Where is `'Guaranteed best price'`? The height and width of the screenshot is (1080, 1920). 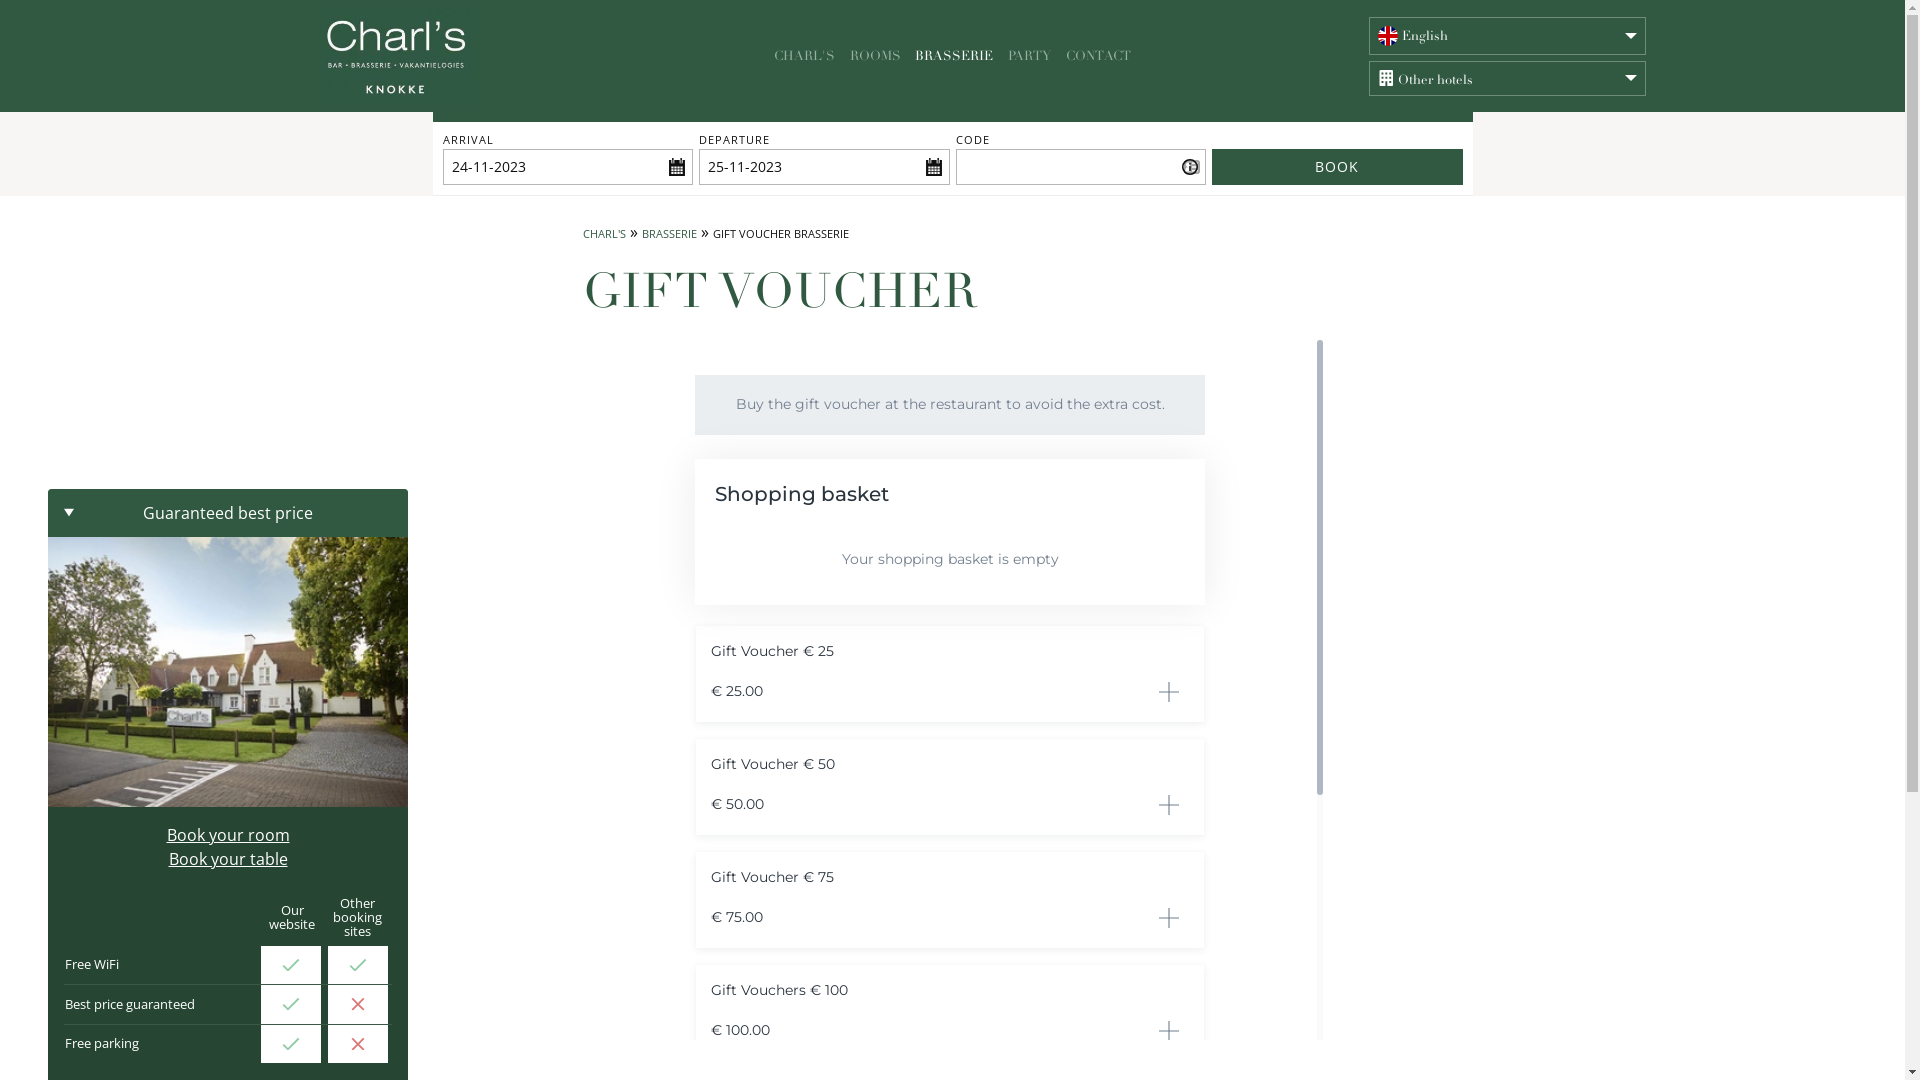 'Guaranteed best price' is located at coordinates (227, 512).